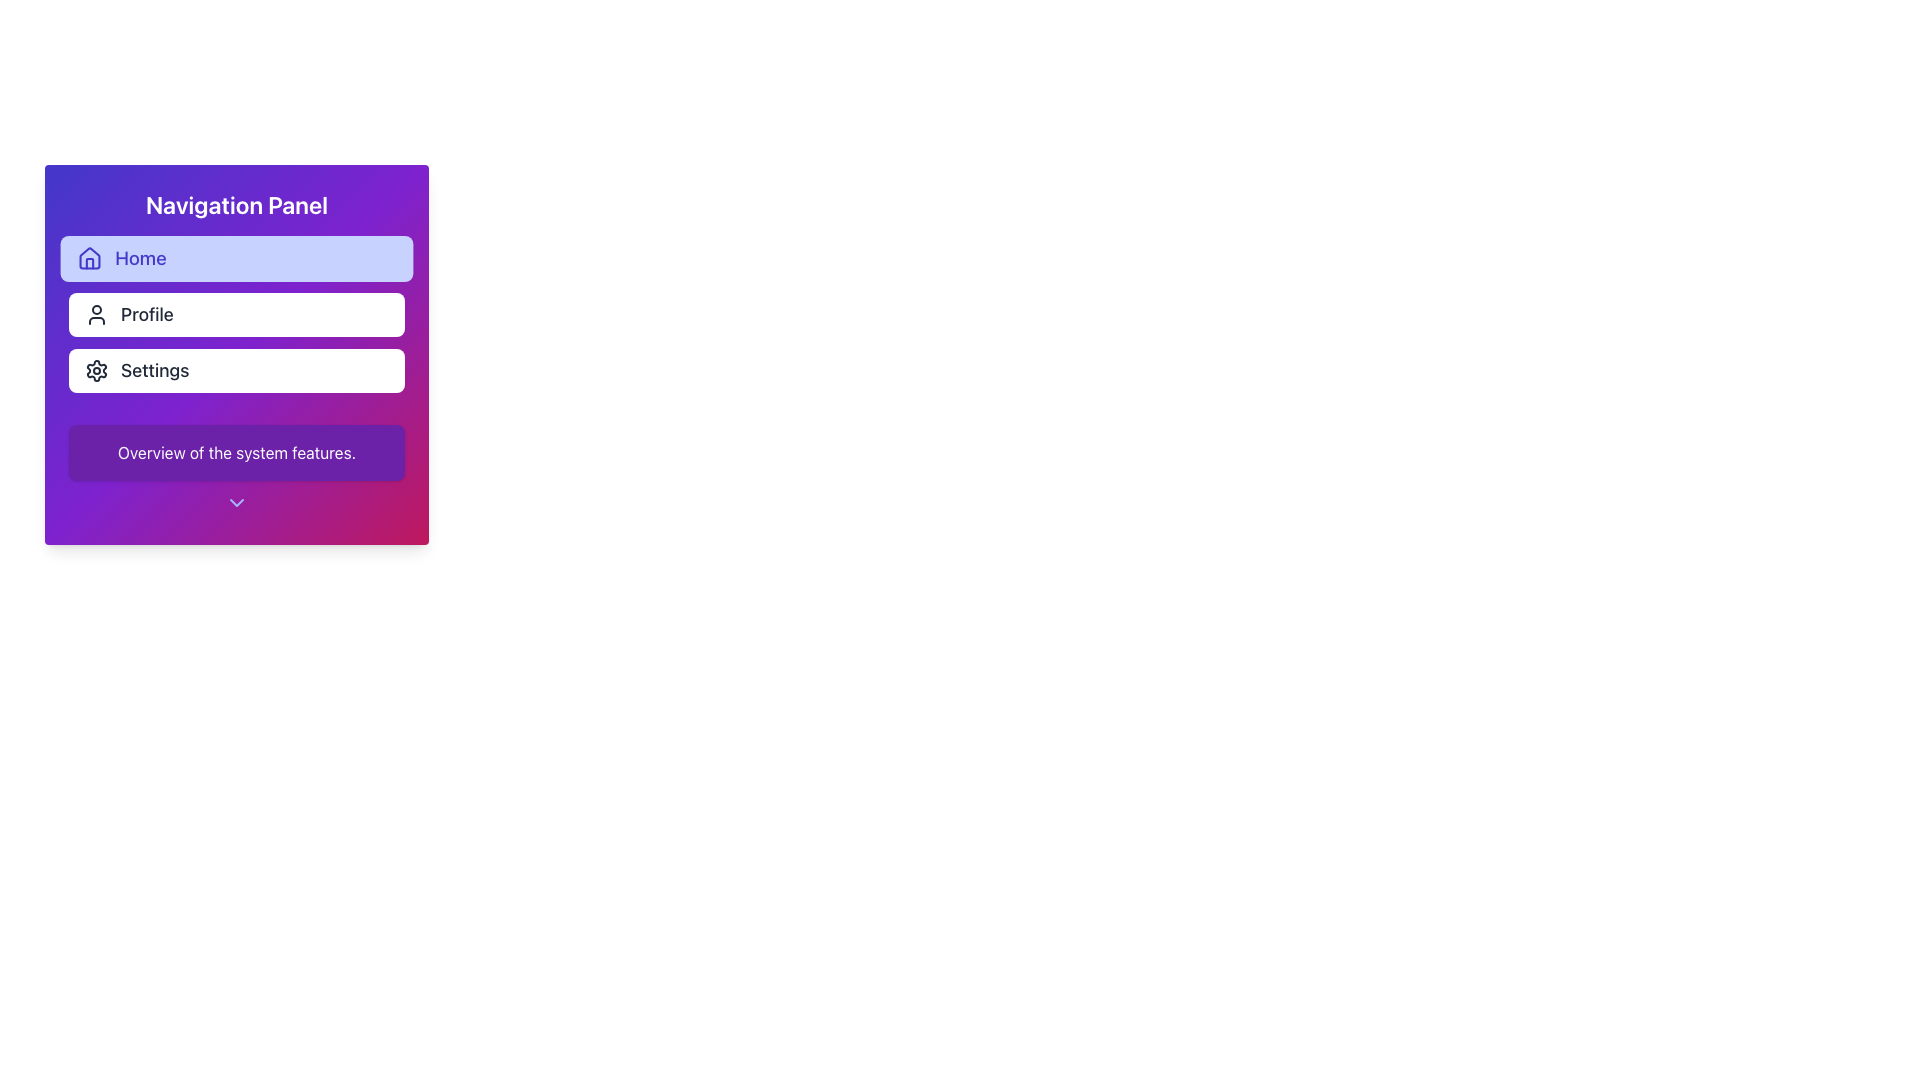 The width and height of the screenshot is (1920, 1080). I want to click on the decorative icon representing the 'Profile' navigation option, located to the left of the 'Profile' text, so click(95, 315).